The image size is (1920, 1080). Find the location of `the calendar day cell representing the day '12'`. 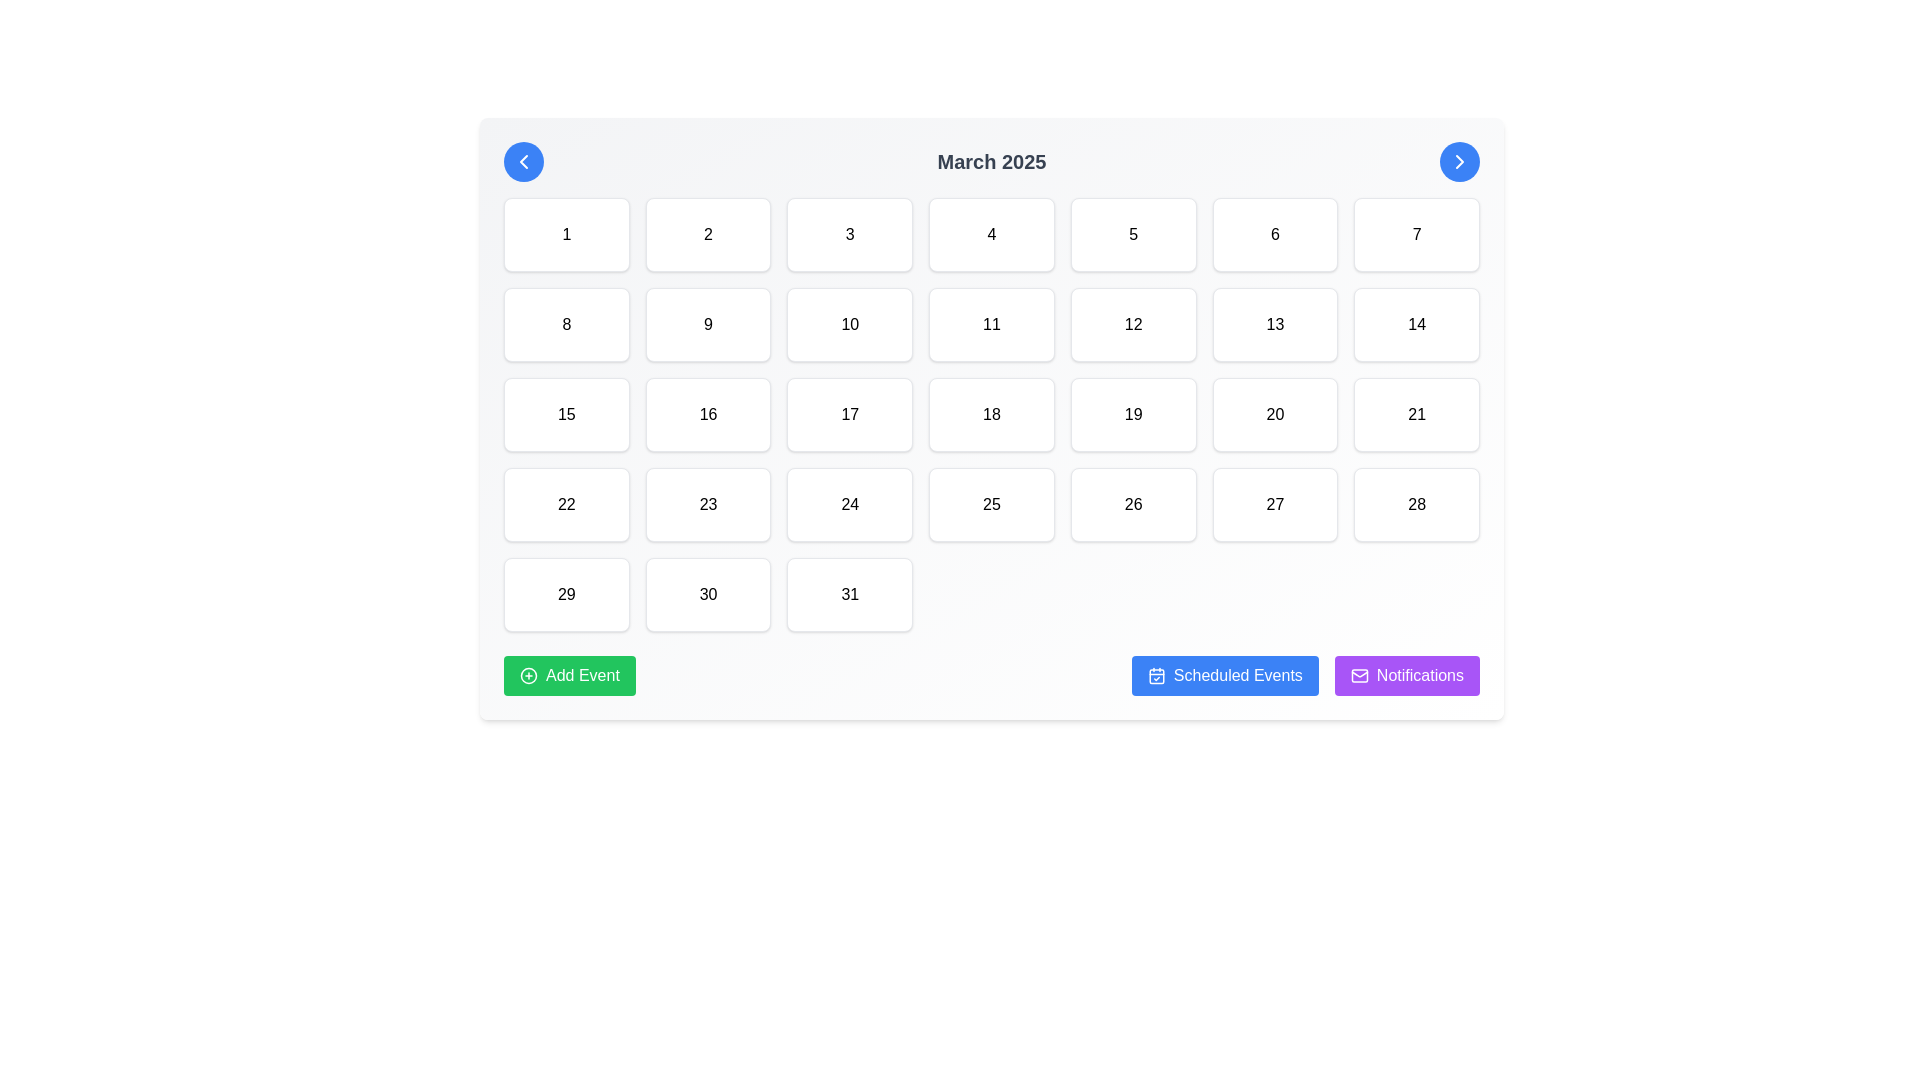

the calendar day cell representing the day '12' is located at coordinates (1133, 323).